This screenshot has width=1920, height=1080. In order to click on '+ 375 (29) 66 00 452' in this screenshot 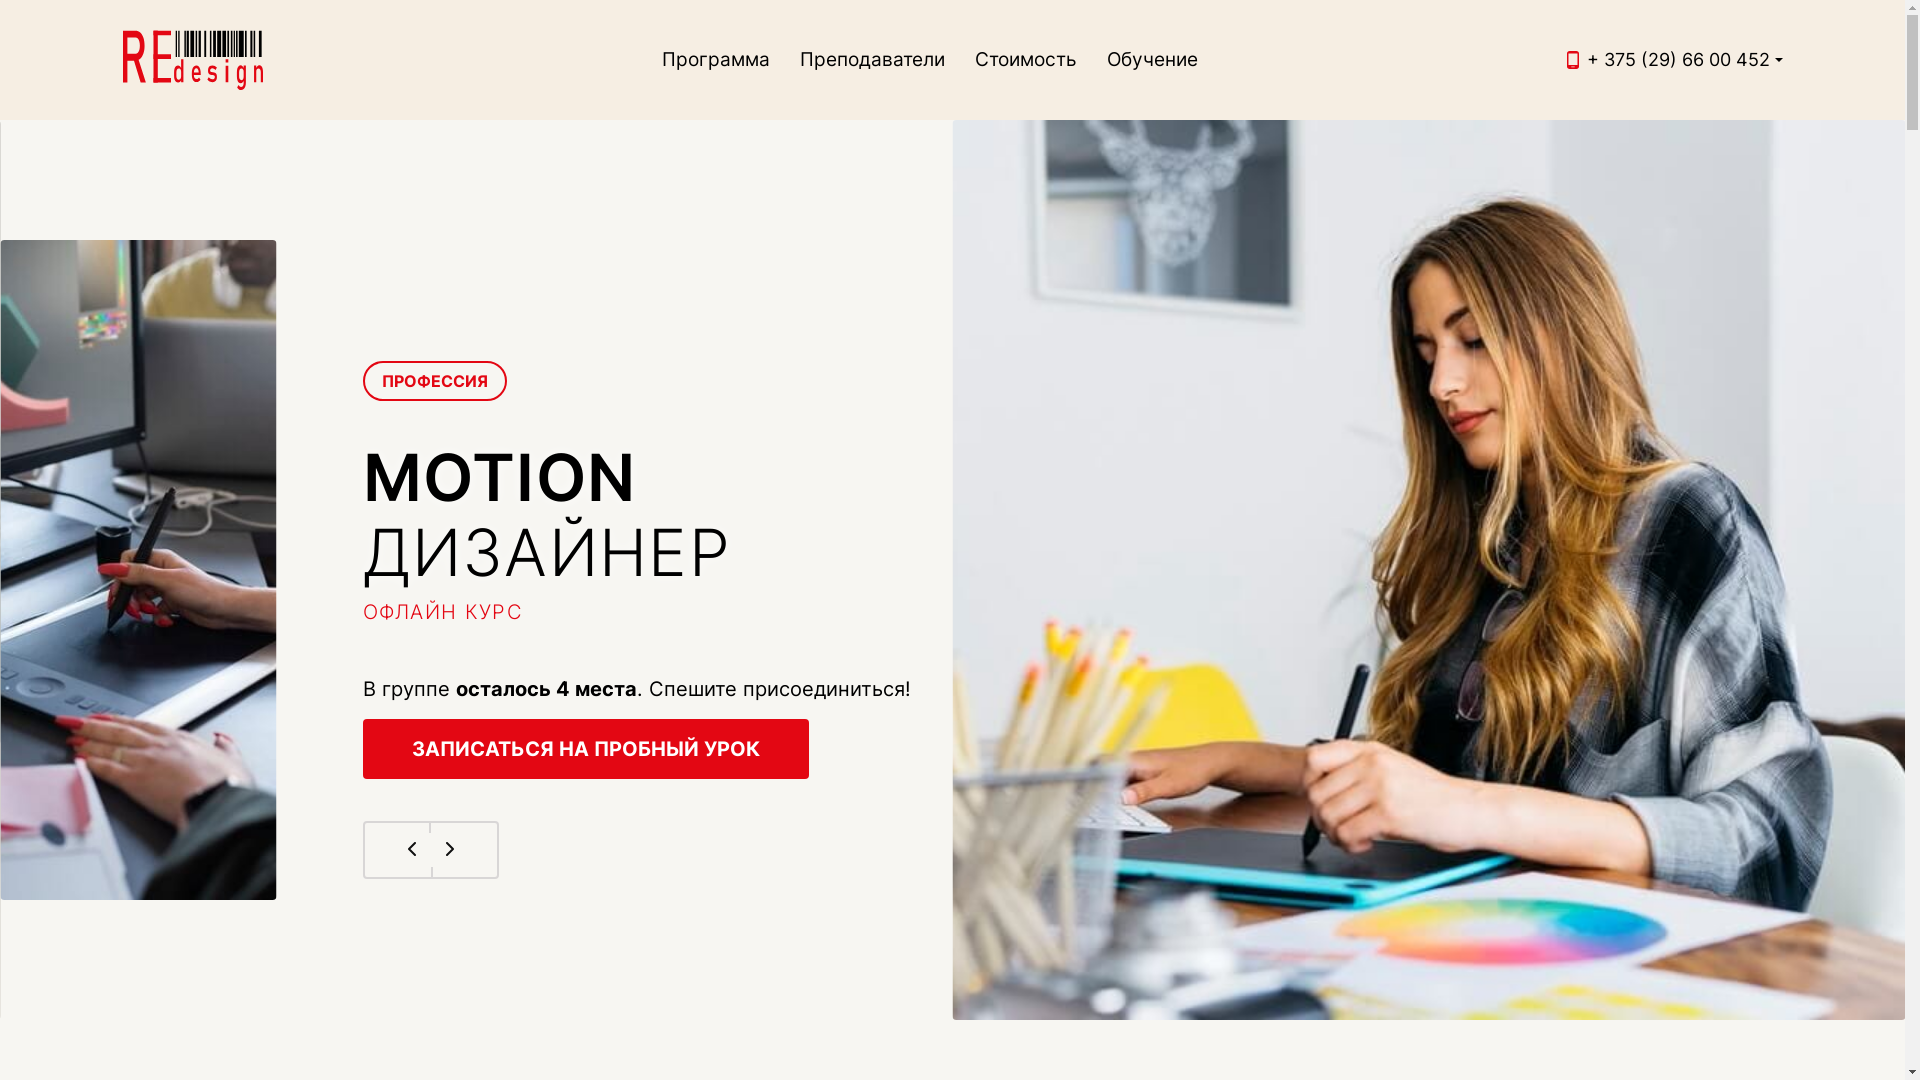, I will do `click(1677, 58)`.